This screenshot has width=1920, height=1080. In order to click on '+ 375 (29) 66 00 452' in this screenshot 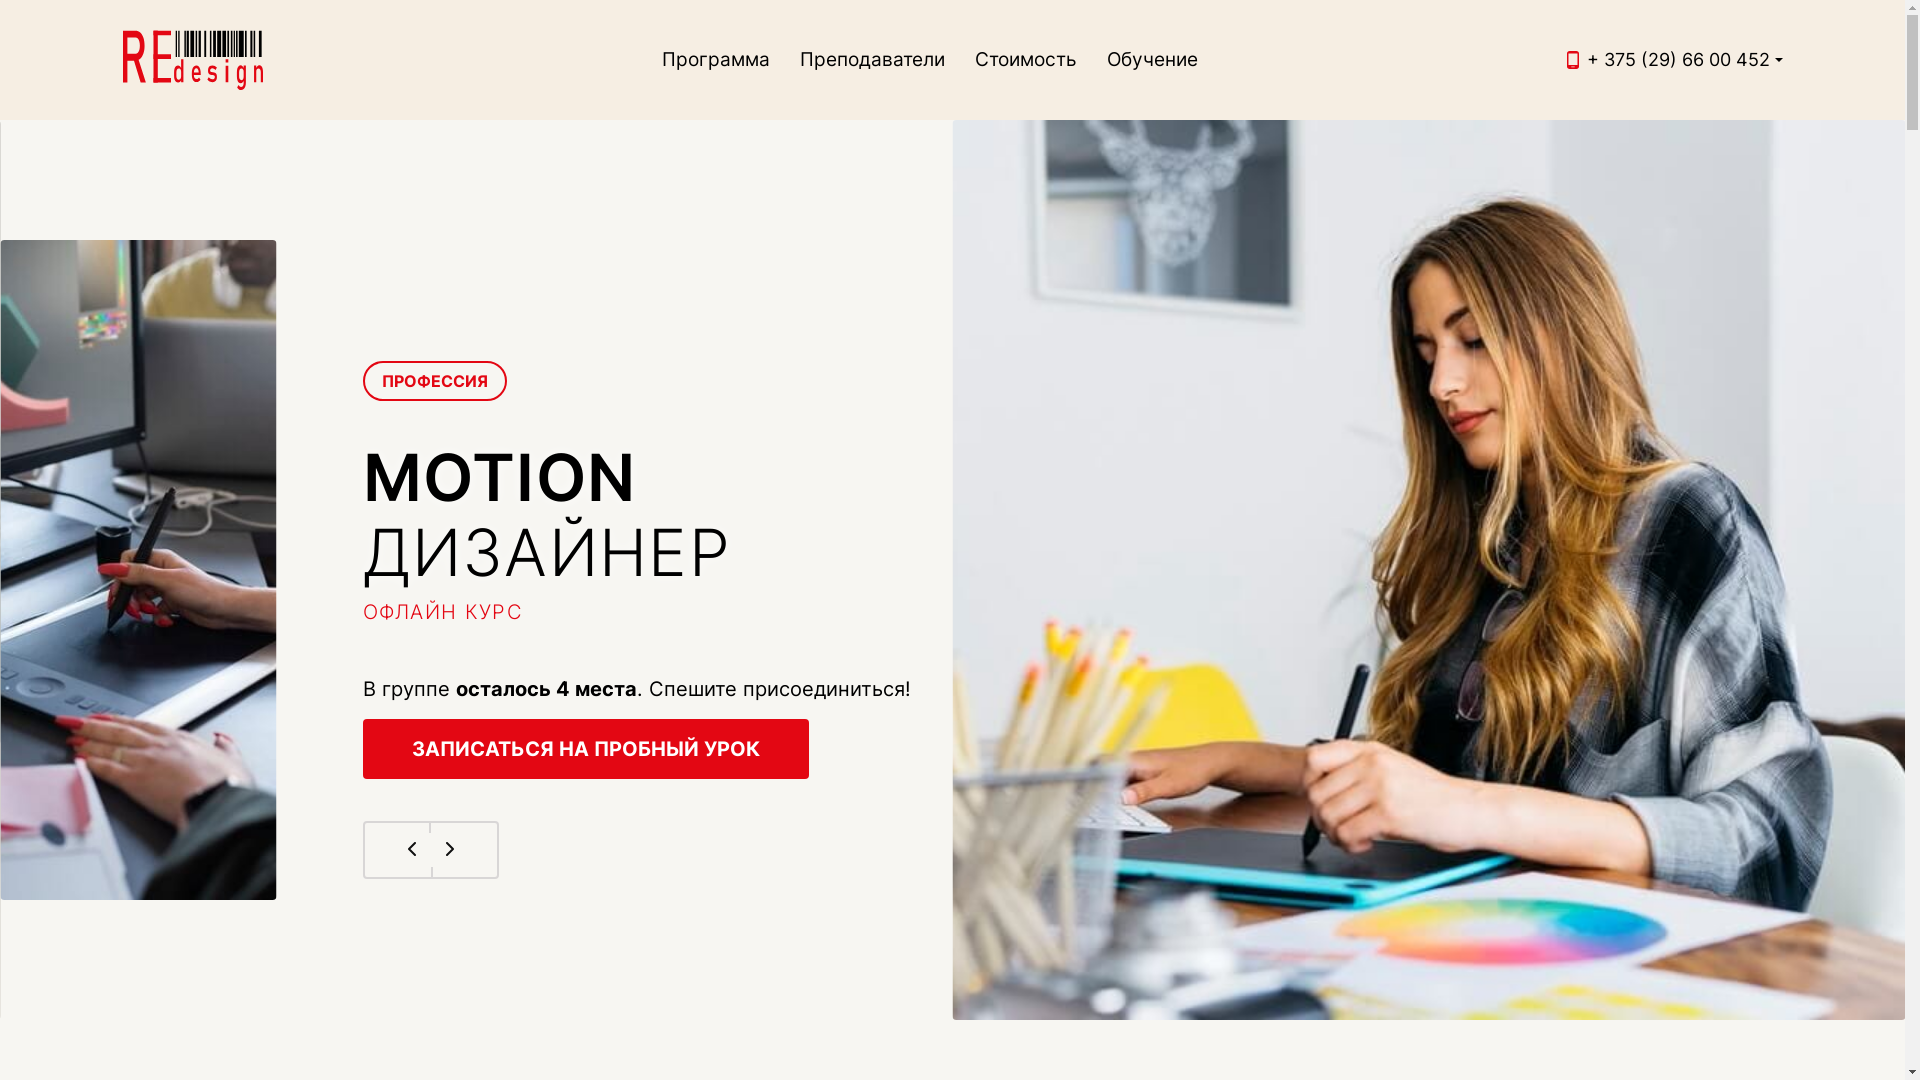, I will do `click(1677, 58)`.